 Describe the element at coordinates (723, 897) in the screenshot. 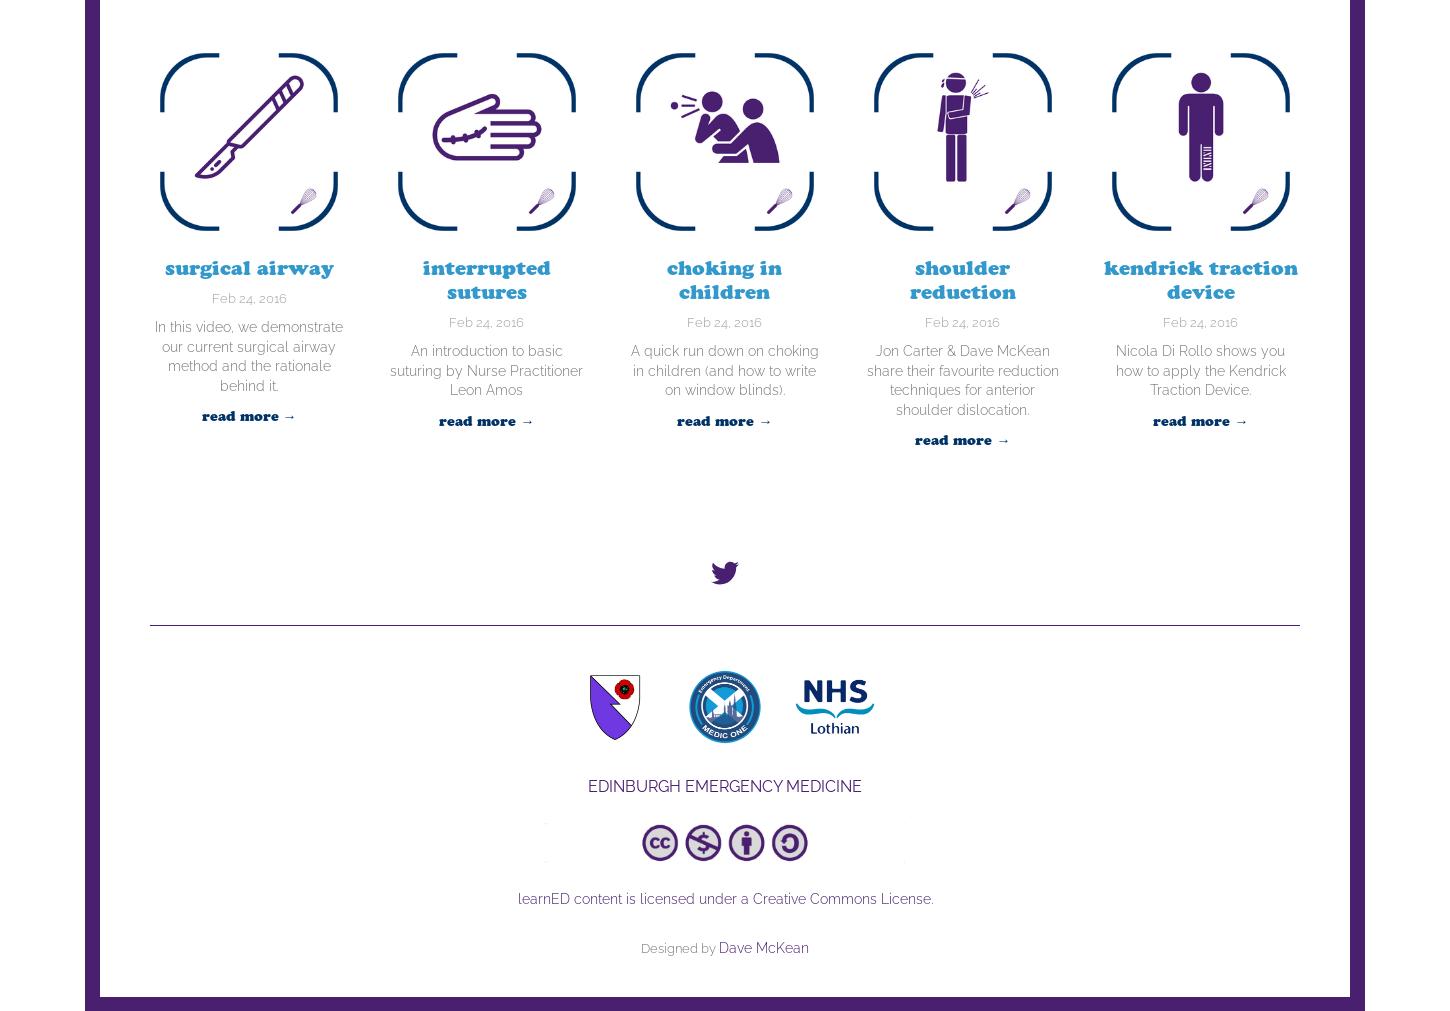

I see `'learnED content is licensed under a Creative Commons License.'` at that location.